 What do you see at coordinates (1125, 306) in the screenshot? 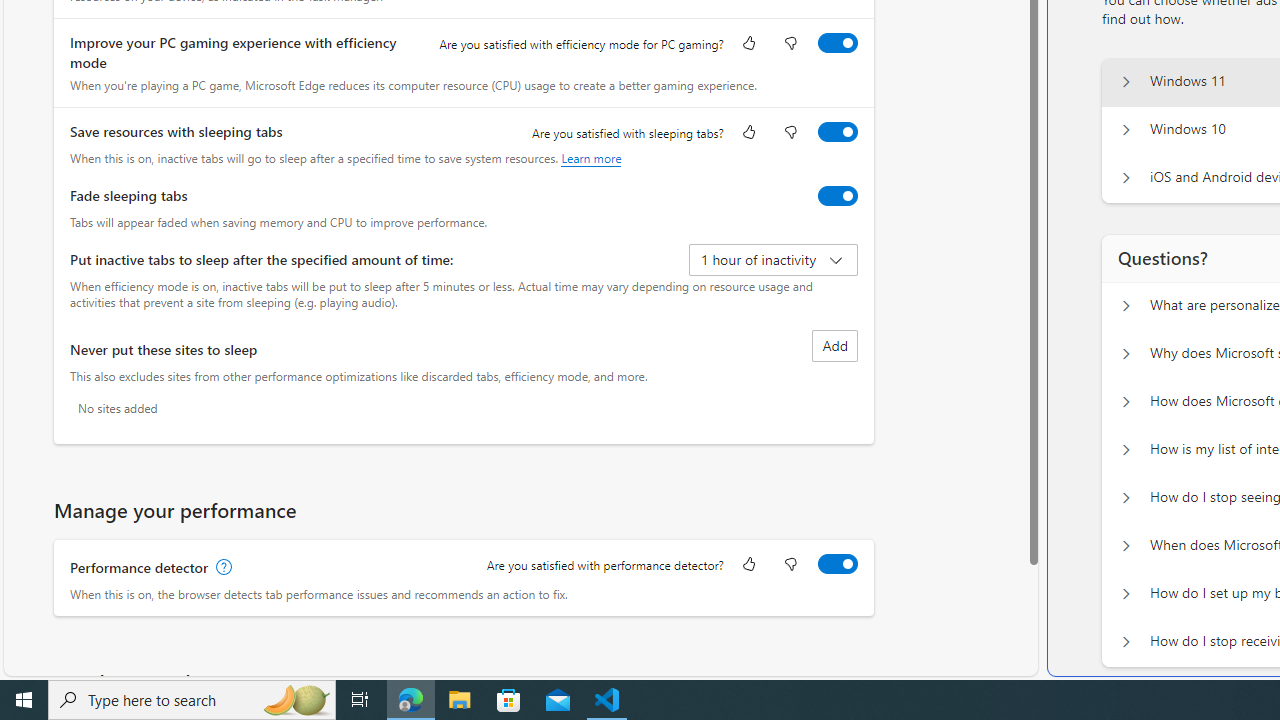
I see `'Questions? What are personalized ads?'` at bounding box center [1125, 306].